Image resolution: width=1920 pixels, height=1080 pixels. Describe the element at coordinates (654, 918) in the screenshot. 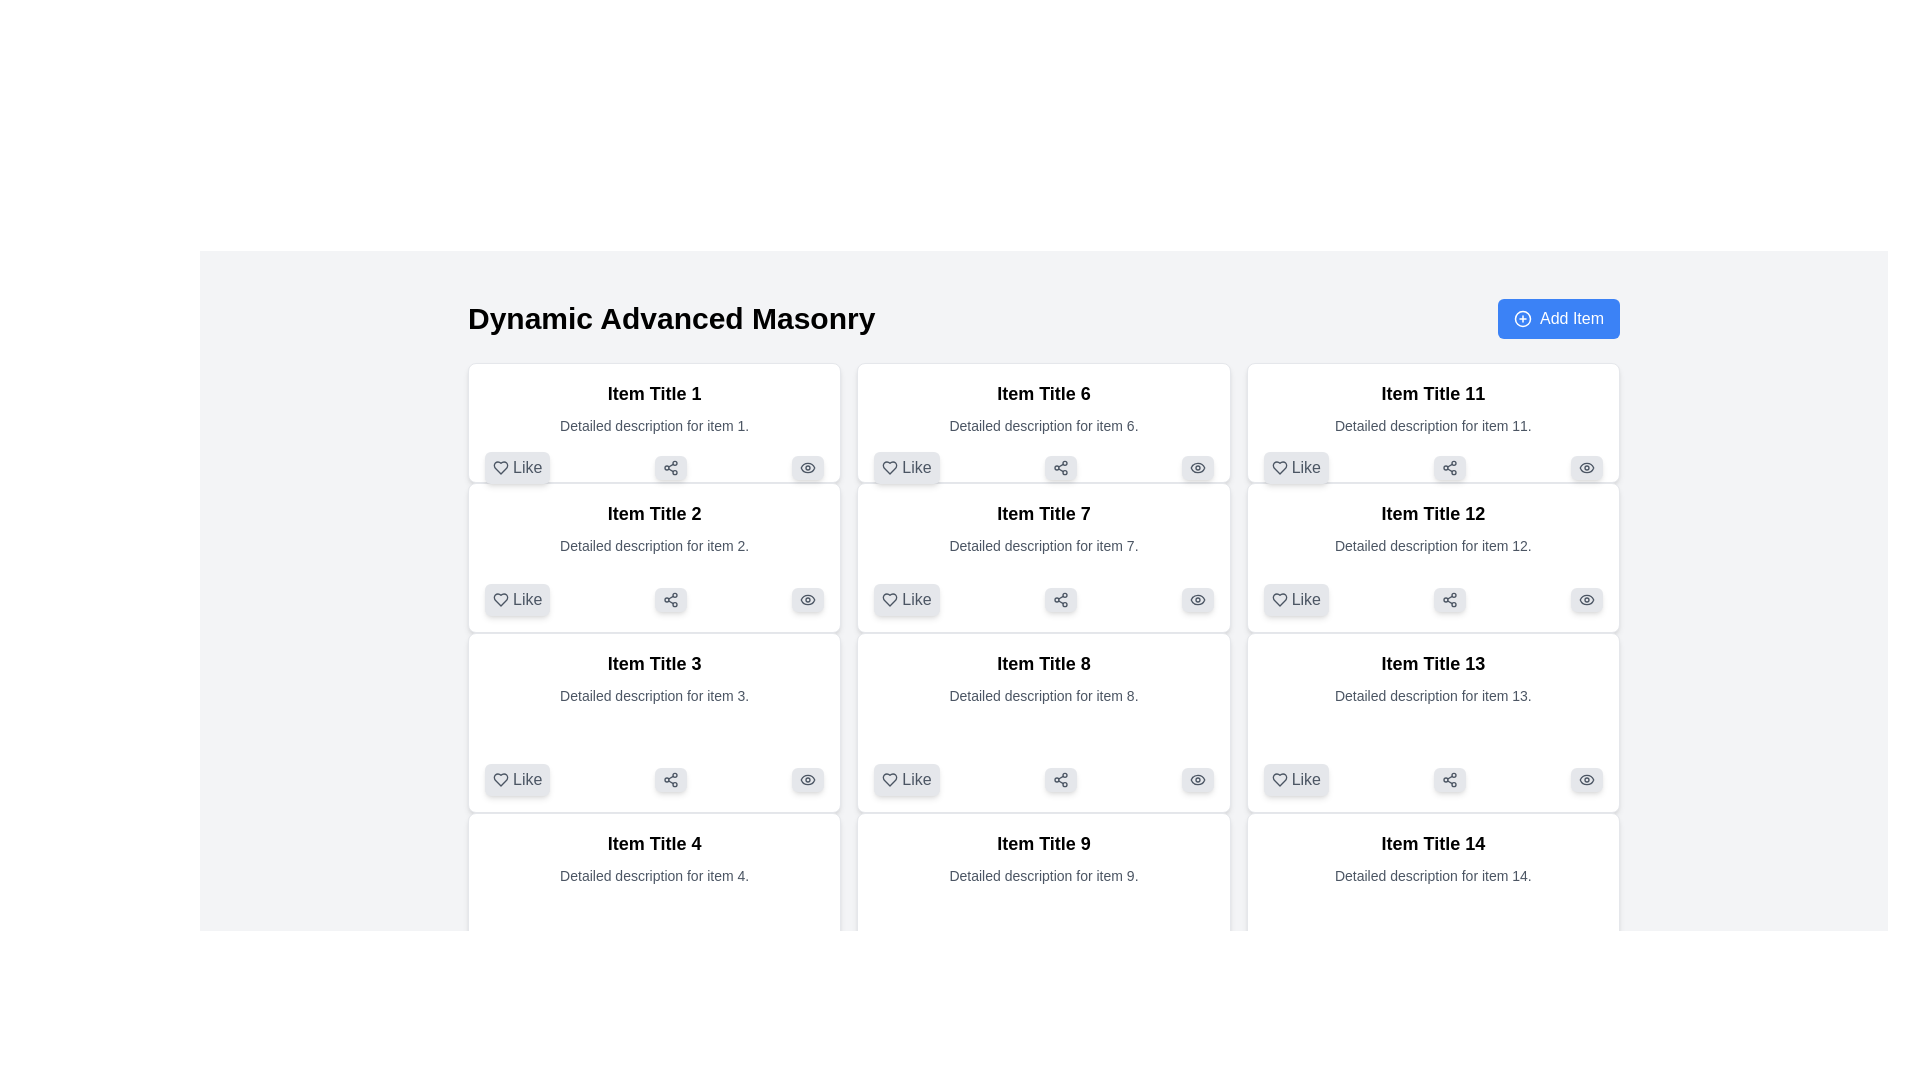

I see `the Card component located in the grid under 'Dynamic Advanced Masonry', specifically the fourth item in the first column of the second row` at that location.